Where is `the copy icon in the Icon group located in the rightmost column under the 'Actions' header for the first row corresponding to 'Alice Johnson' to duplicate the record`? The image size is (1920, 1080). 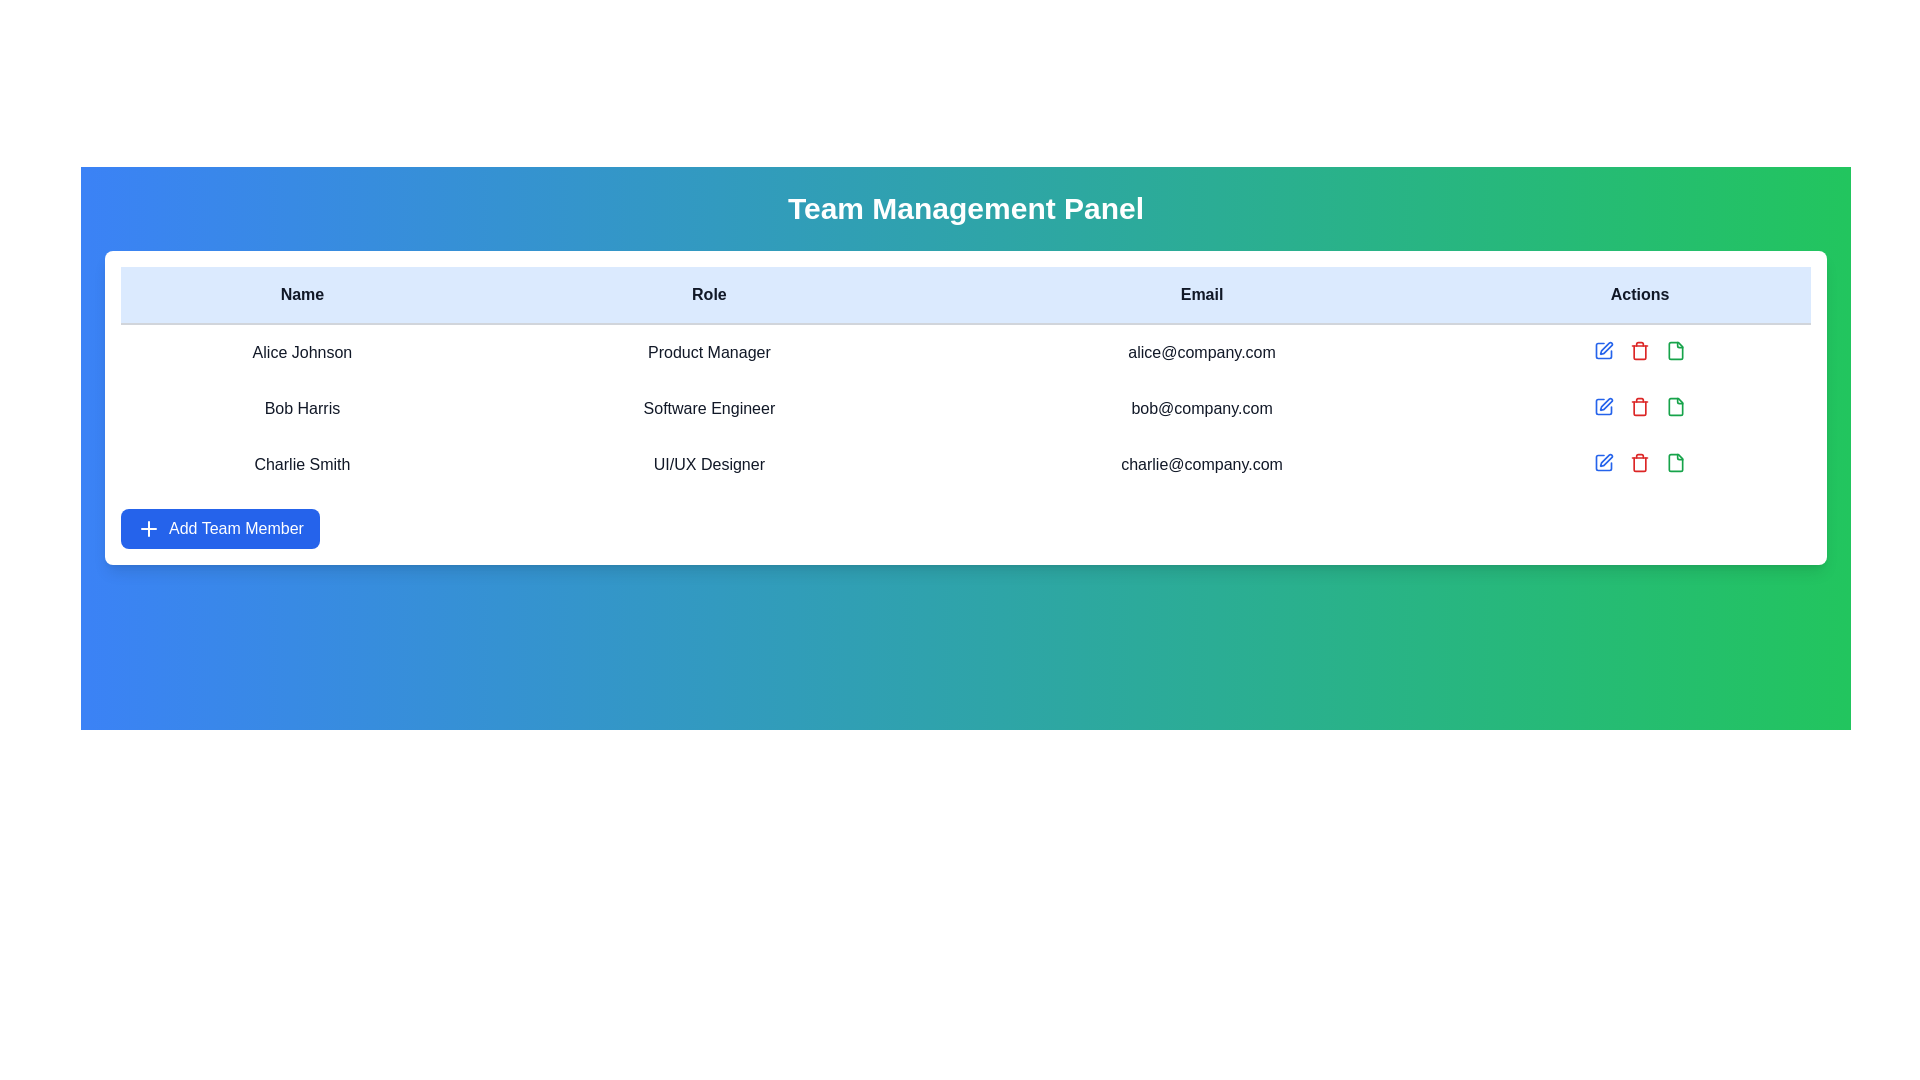 the copy icon in the Icon group located in the rightmost column under the 'Actions' header for the first row corresponding to 'Alice Johnson' to duplicate the record is located at coordinates (1640, 350).